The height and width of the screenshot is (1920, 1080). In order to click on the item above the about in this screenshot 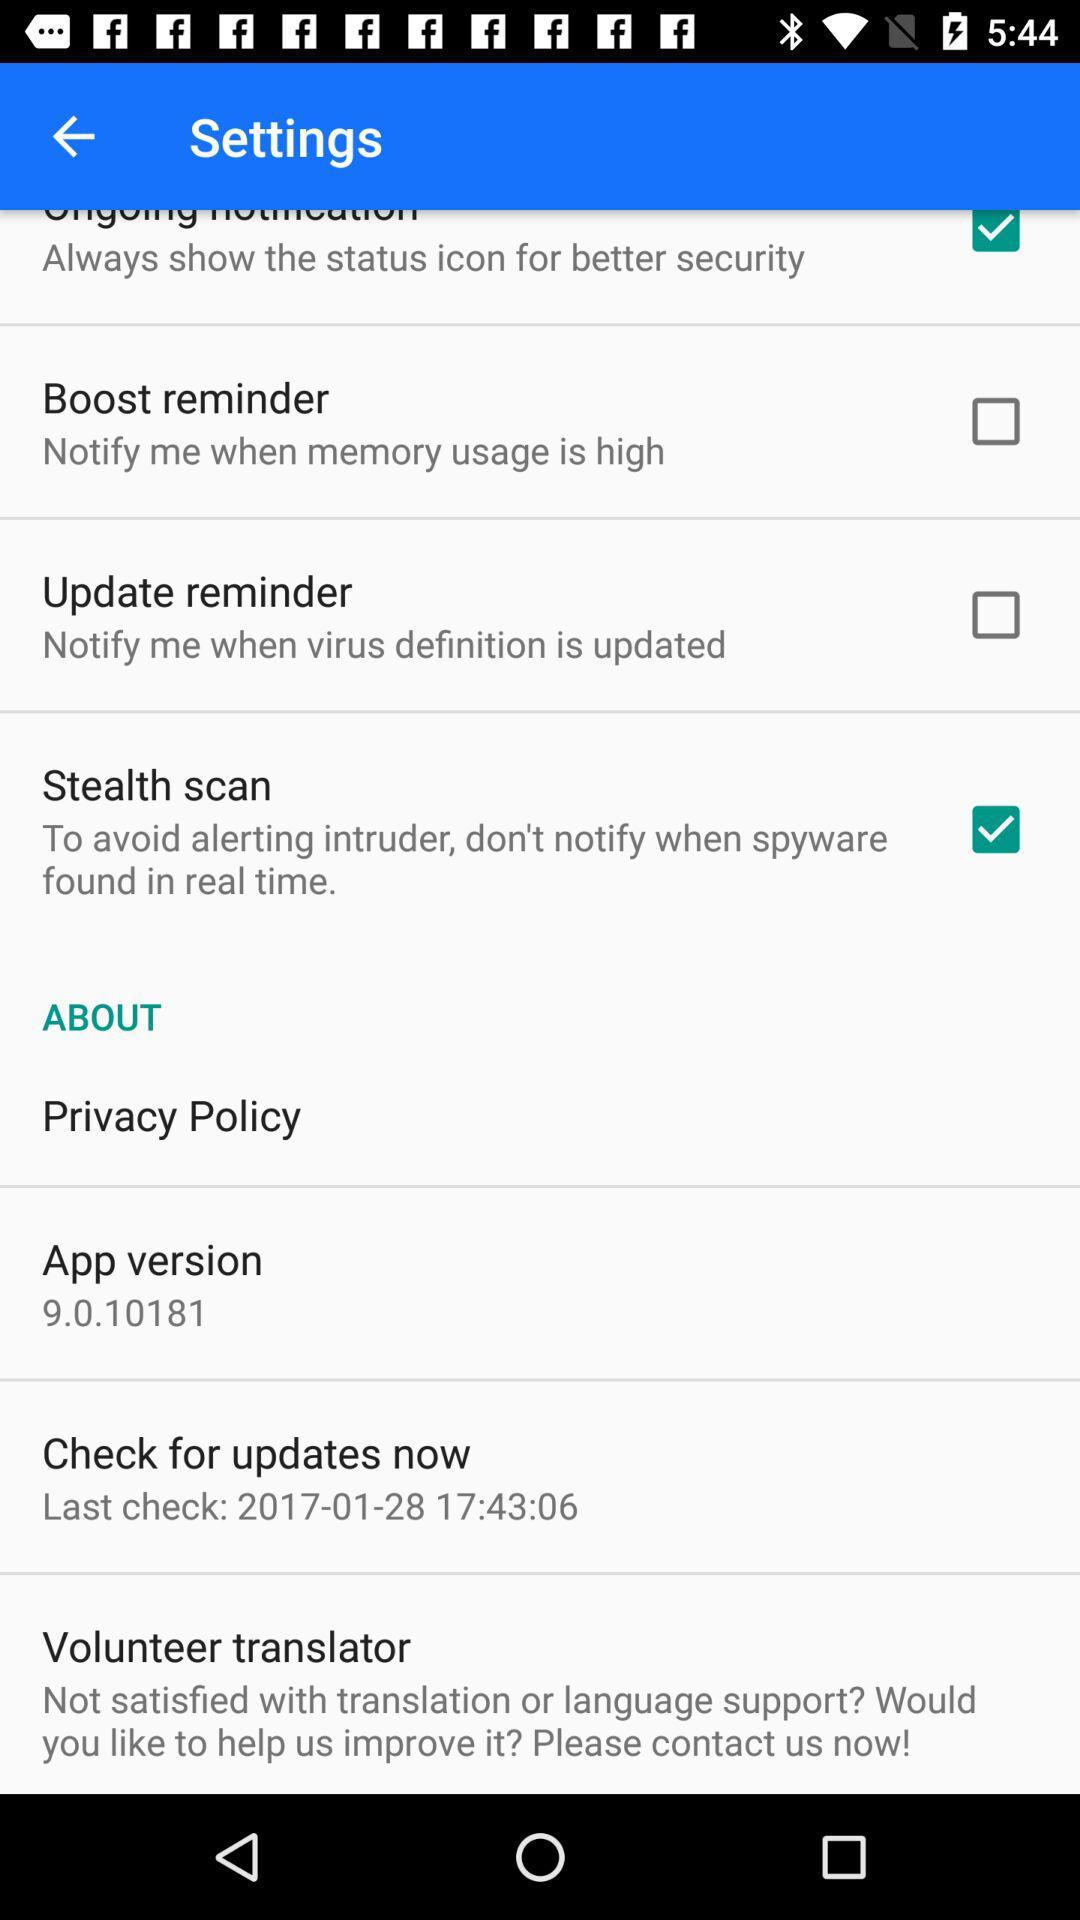, I will do `click(477, 858)`.